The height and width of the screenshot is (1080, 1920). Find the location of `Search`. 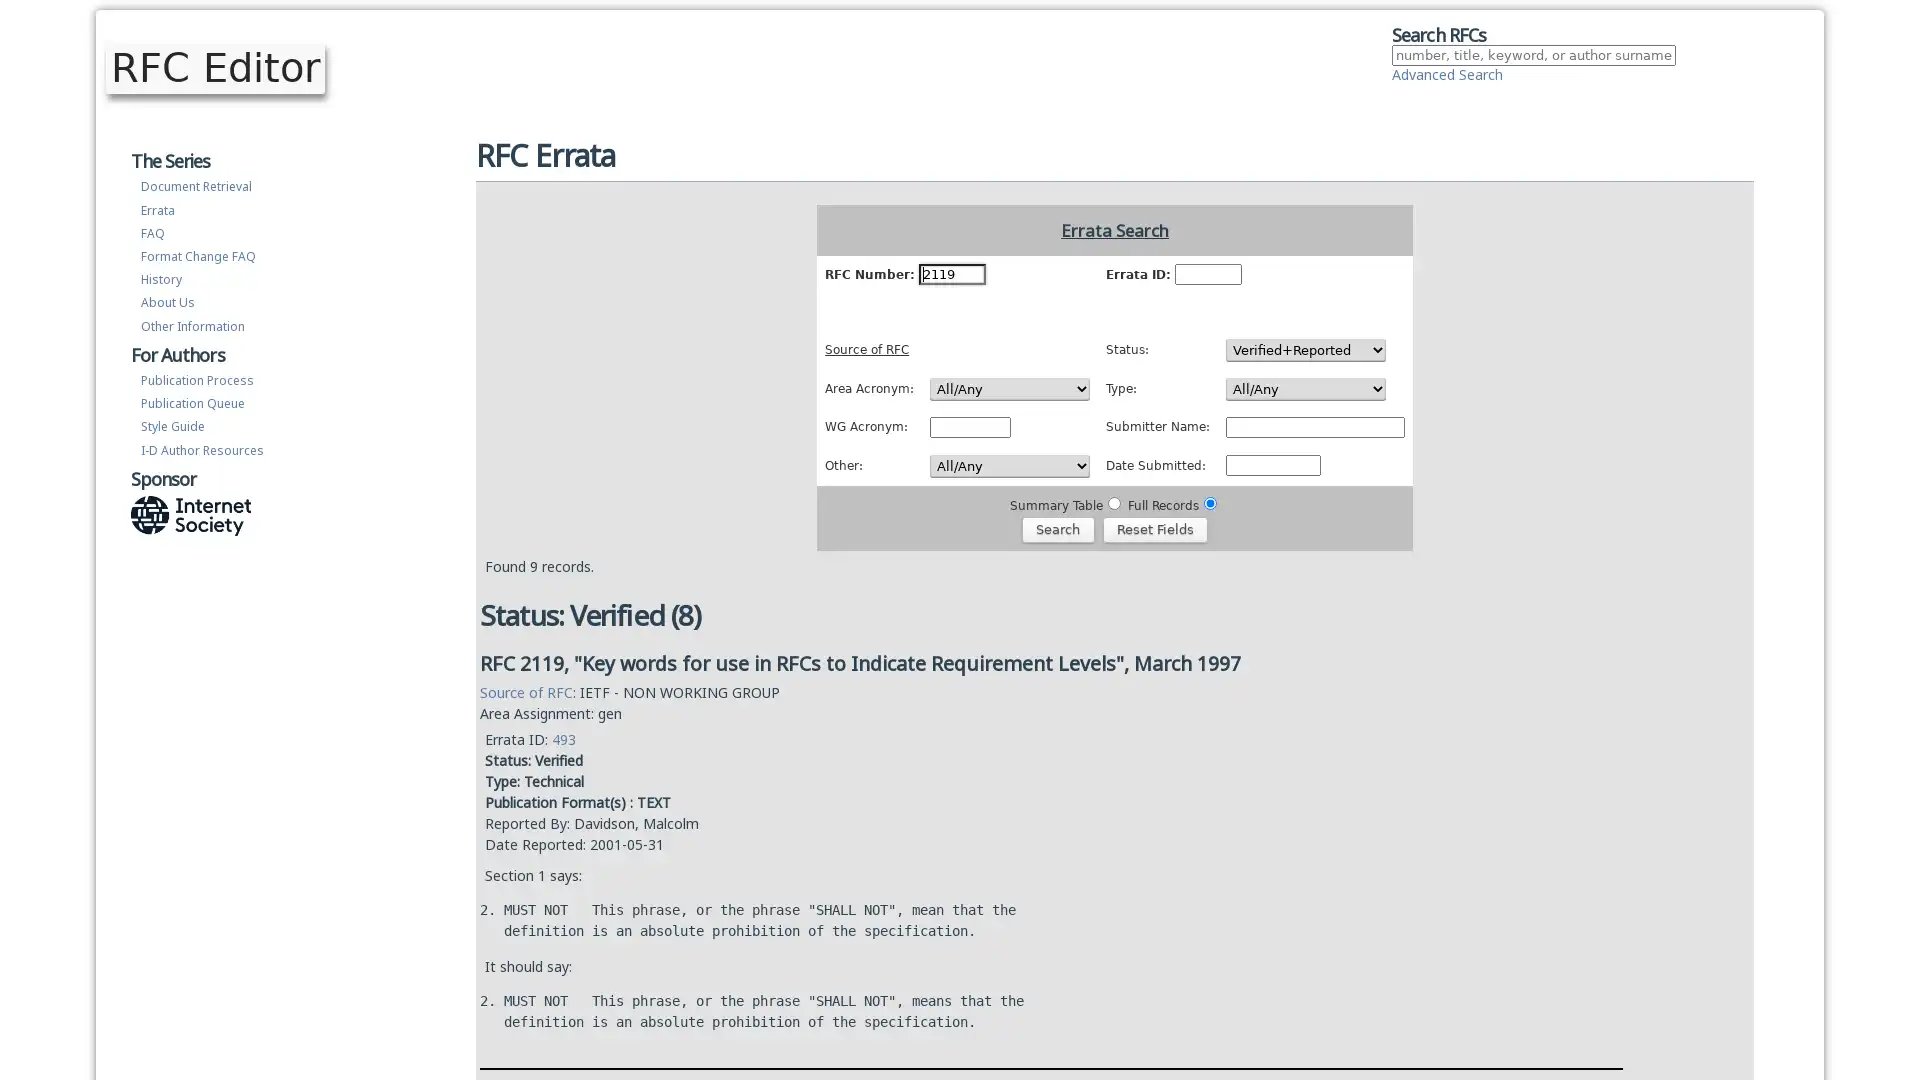

Search is located at coordinates (1056, 527).